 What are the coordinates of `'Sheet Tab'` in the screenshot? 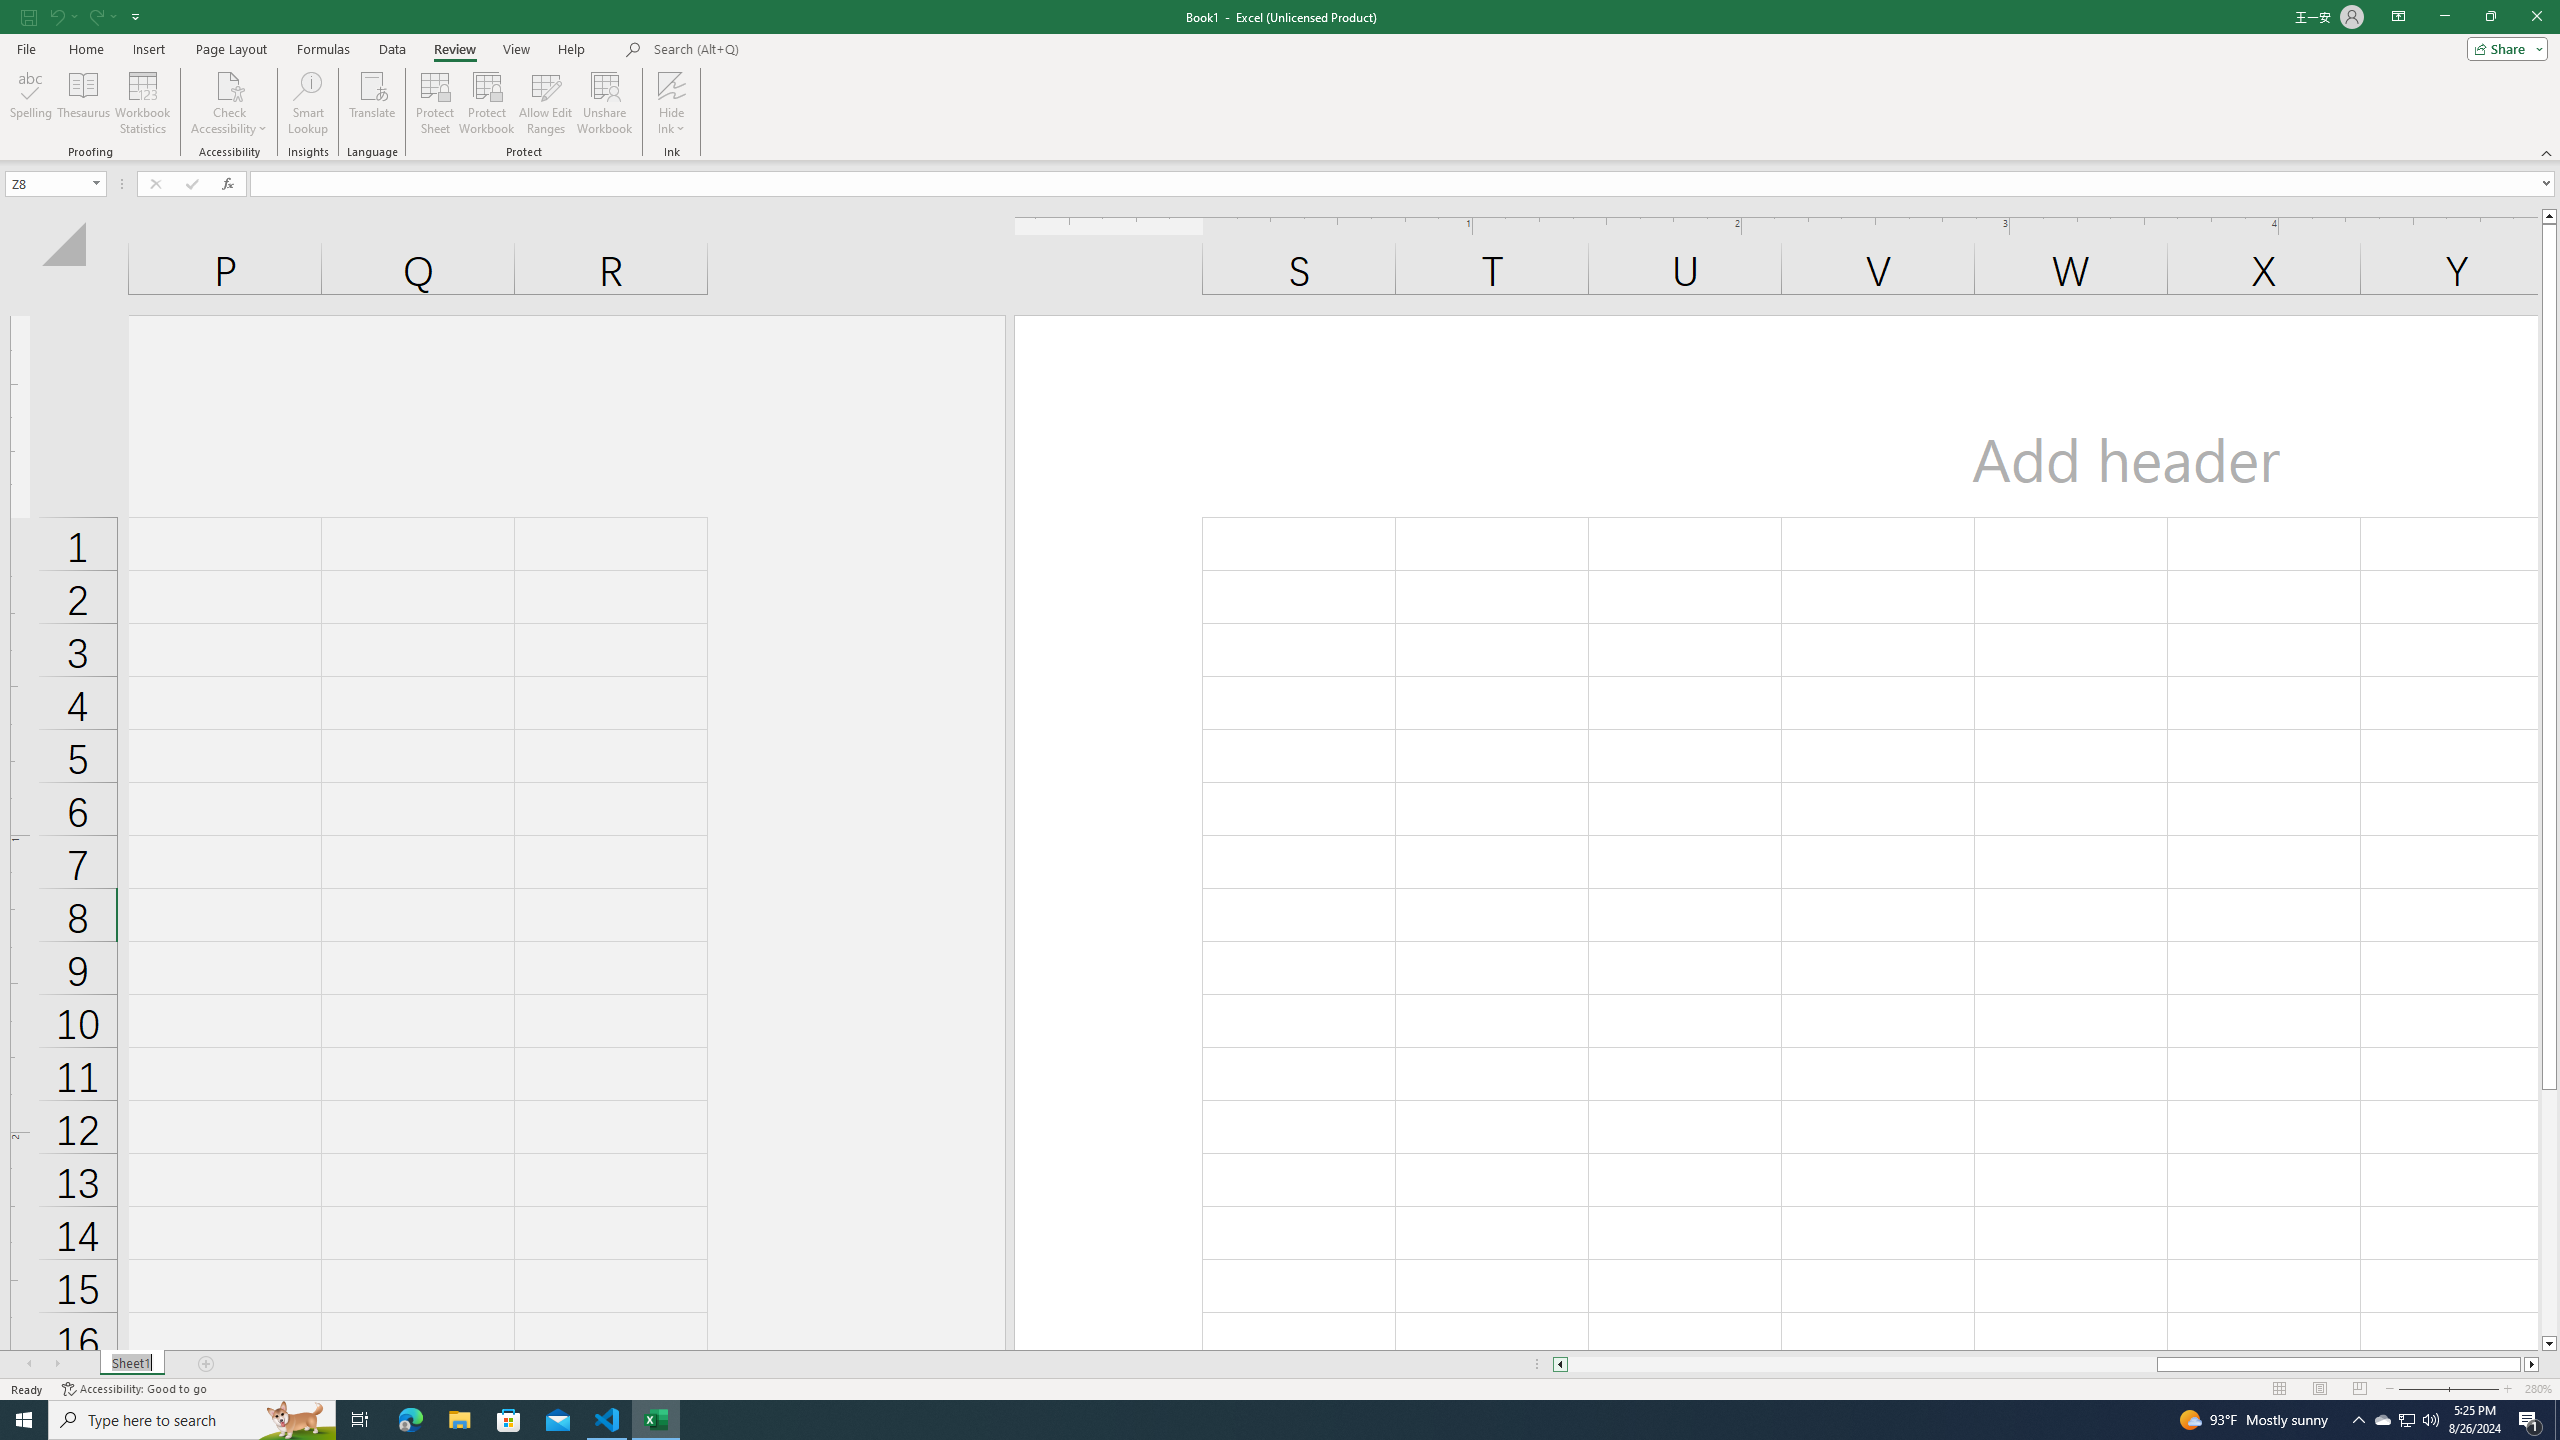 It's located at (130, 1363).